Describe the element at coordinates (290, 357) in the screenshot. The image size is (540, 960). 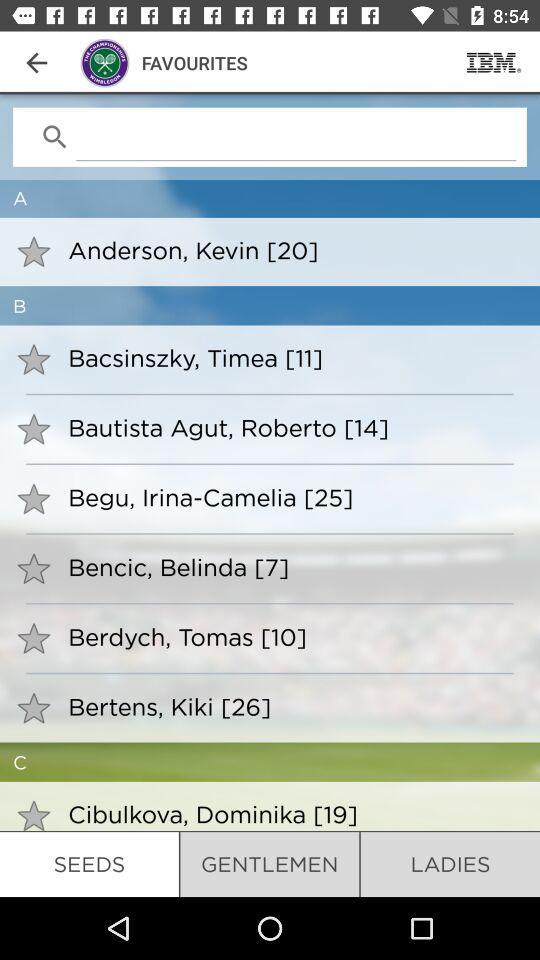
I see `bacsinszky, timea [11]` at that location.